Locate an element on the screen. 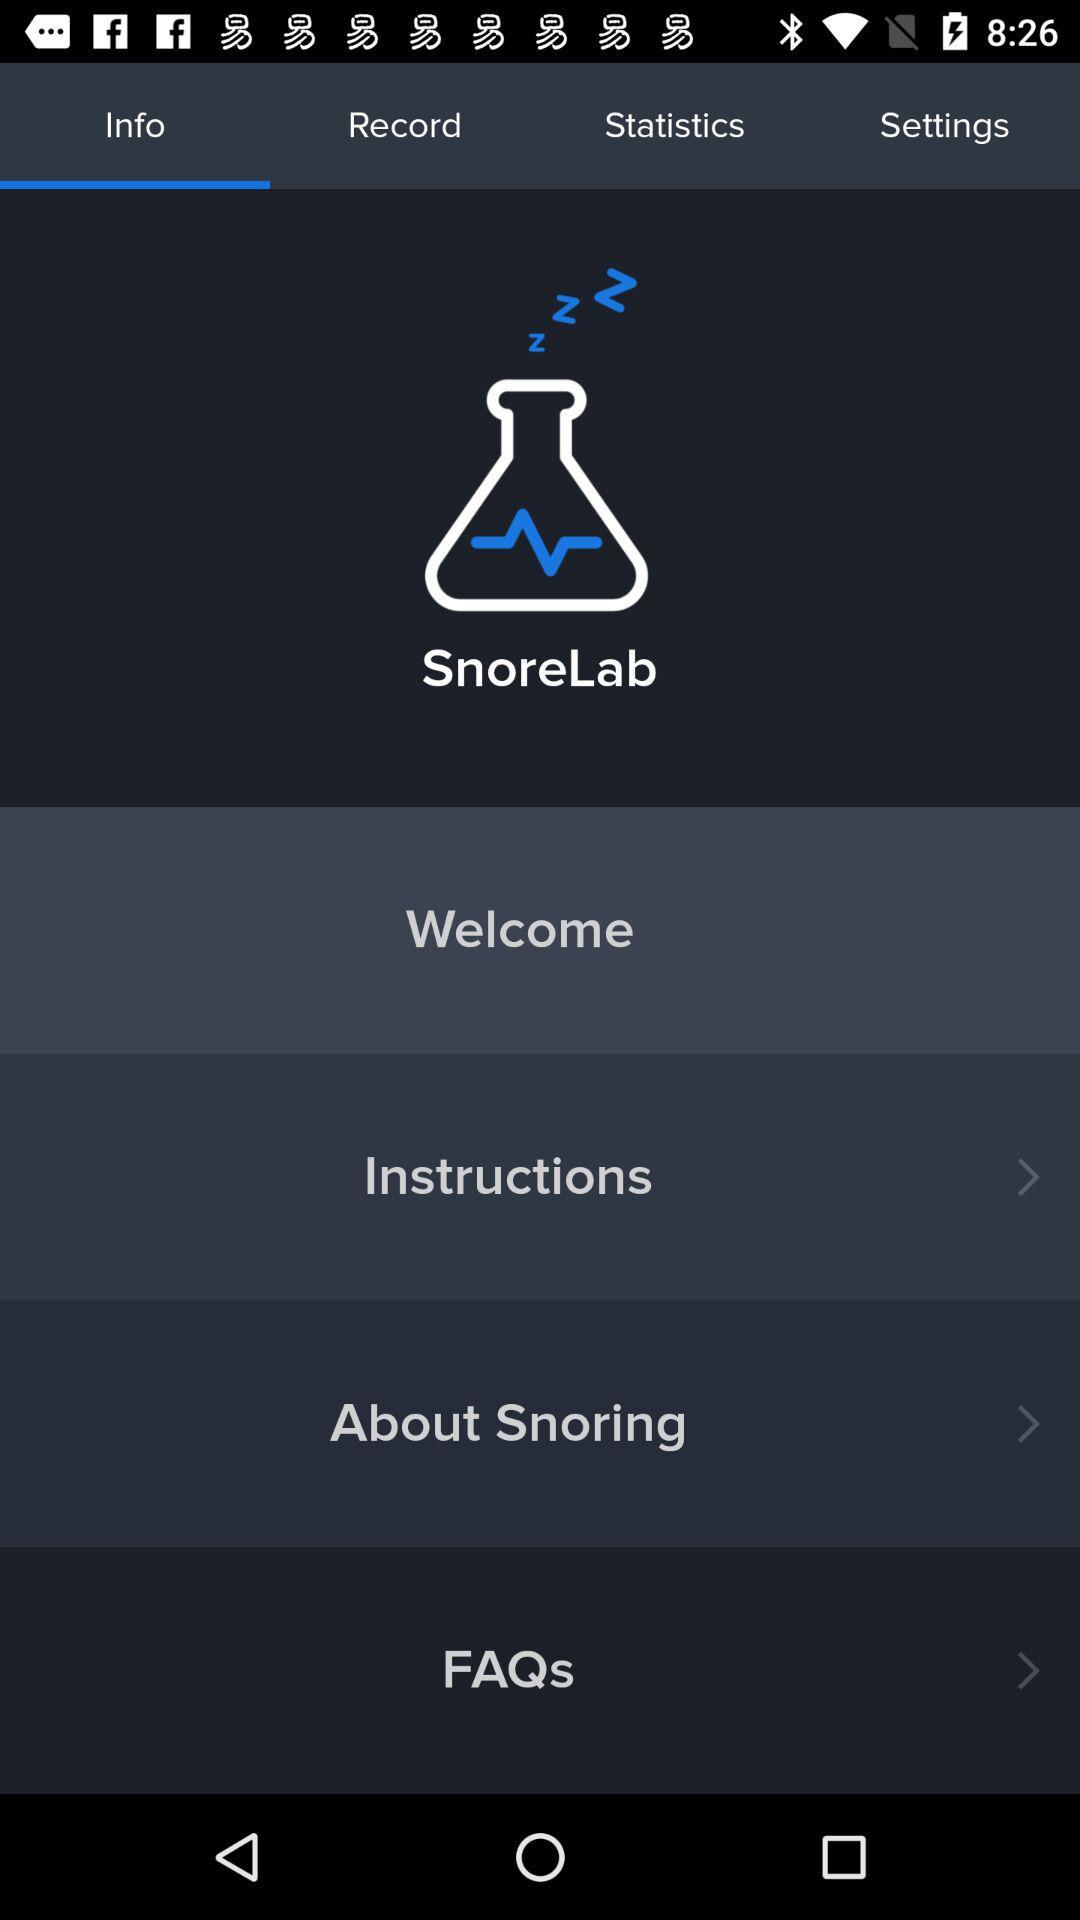  icon above the about snoring icon is located at coordinates (540, 1177).